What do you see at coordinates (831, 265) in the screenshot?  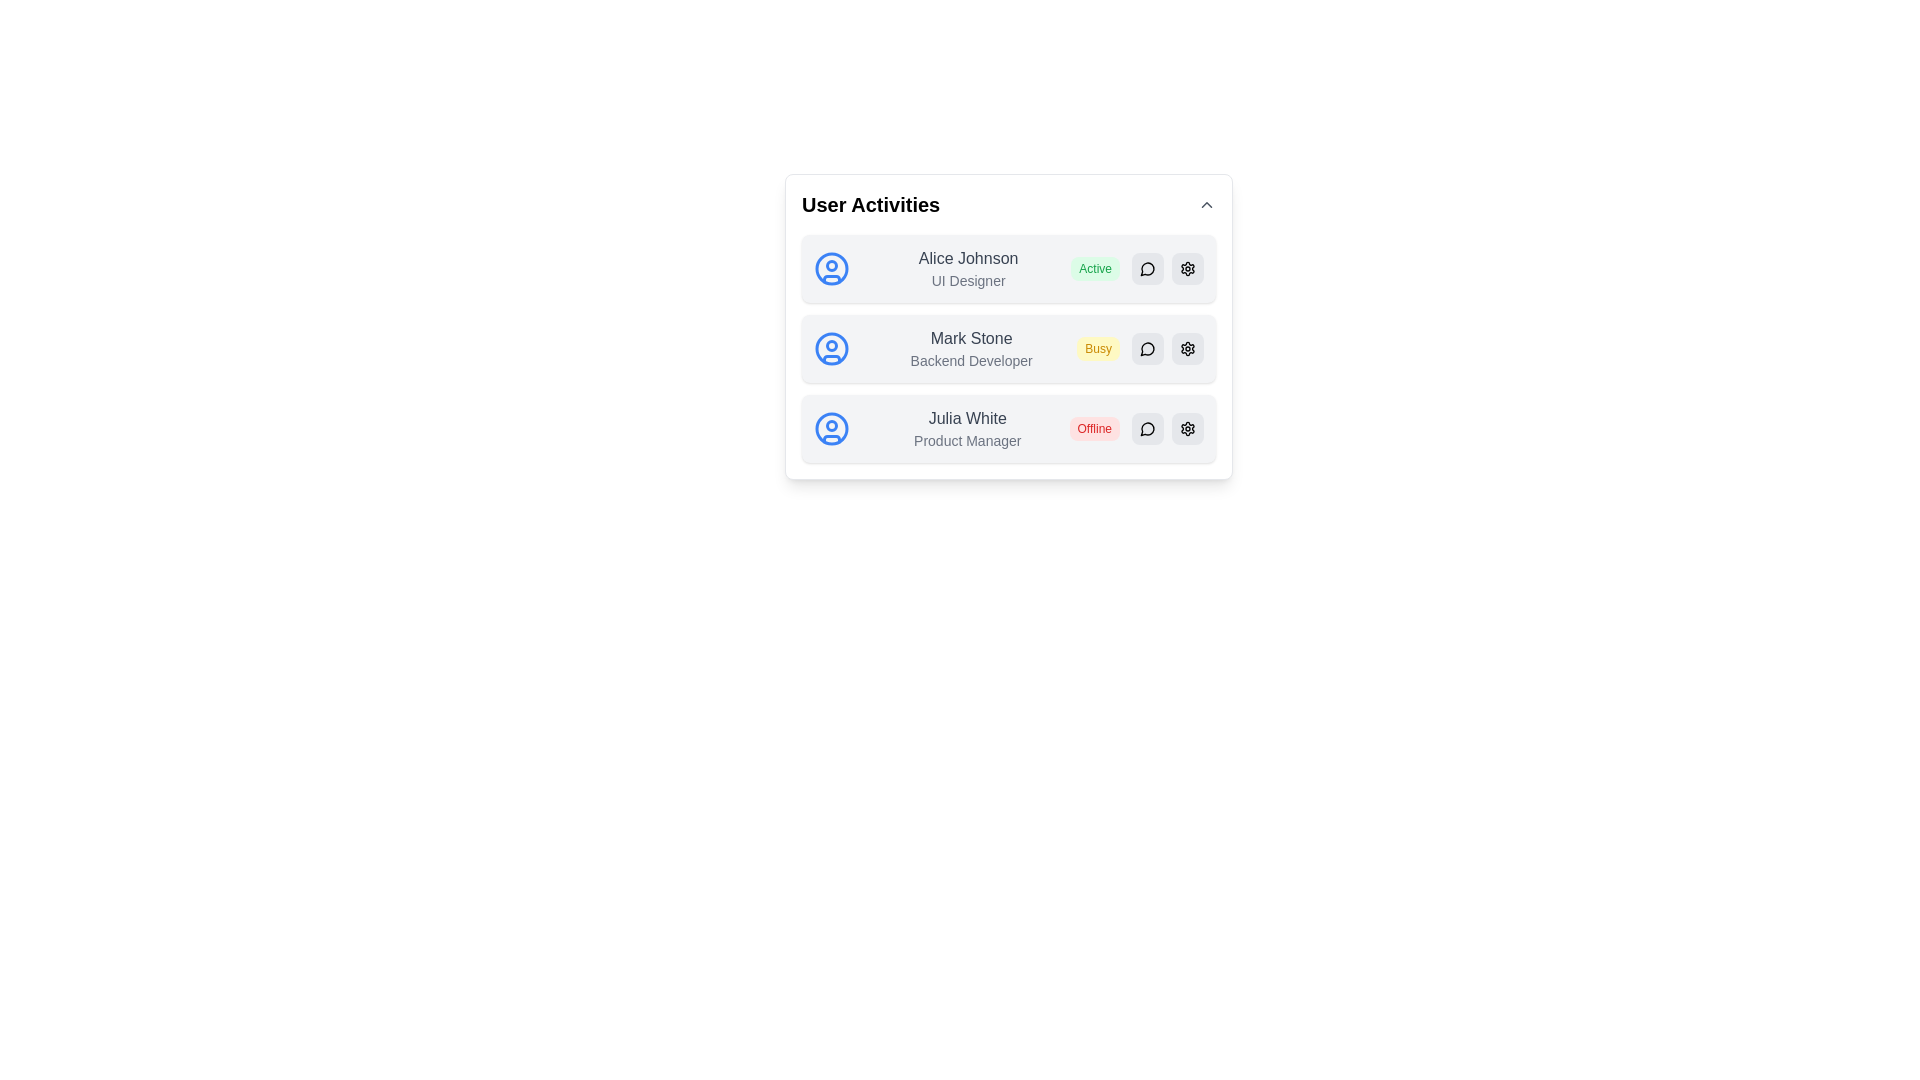 I see `the small solid circle within the larger SVG graphic icon representing user 'Alice Johnson' in the 'User Activities' list` at bounding box center [831, 265].